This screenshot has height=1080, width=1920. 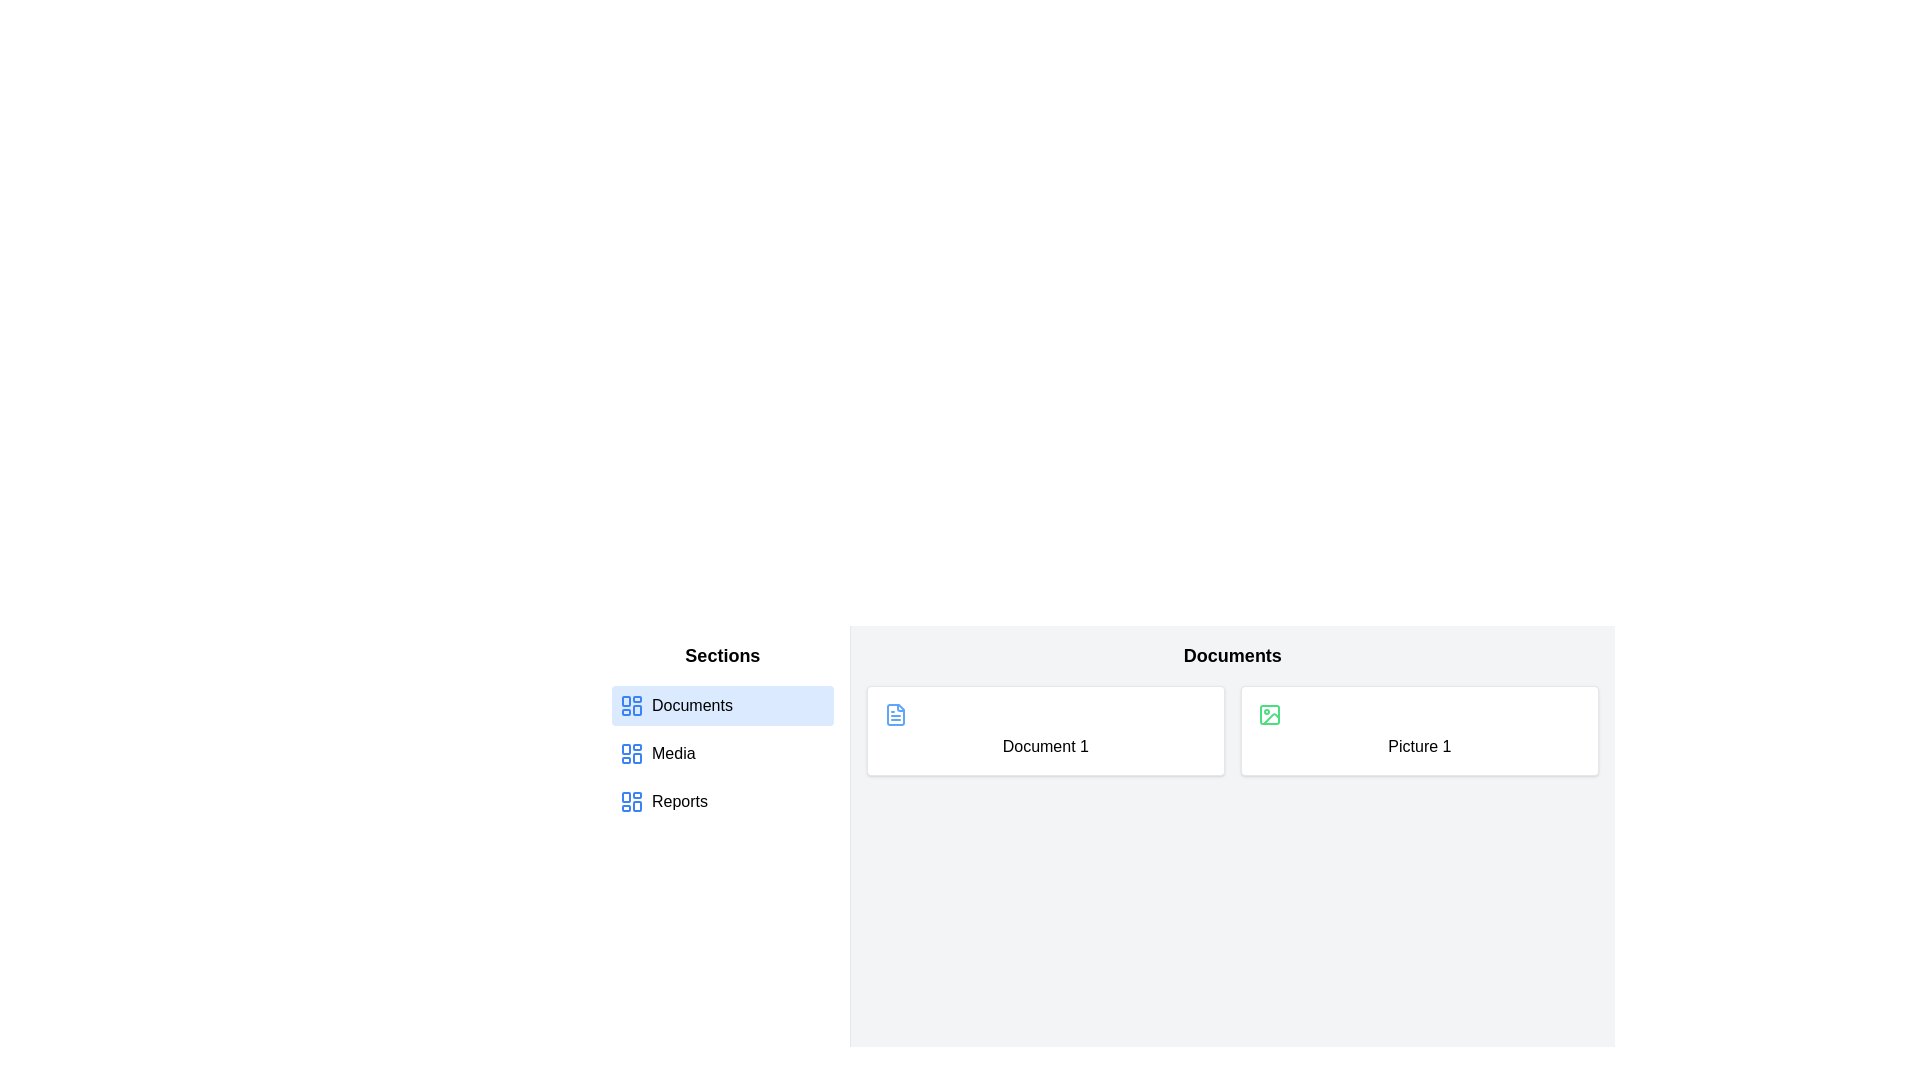 What do you see at coordinates (1419, 747) in the screenshot?
I see `text from the descriptive label located at the bottom of the image card in the 'Documents' section of the user interface, which is positioned next to the 'Document 1' card` at bounding box center [1419, 747].